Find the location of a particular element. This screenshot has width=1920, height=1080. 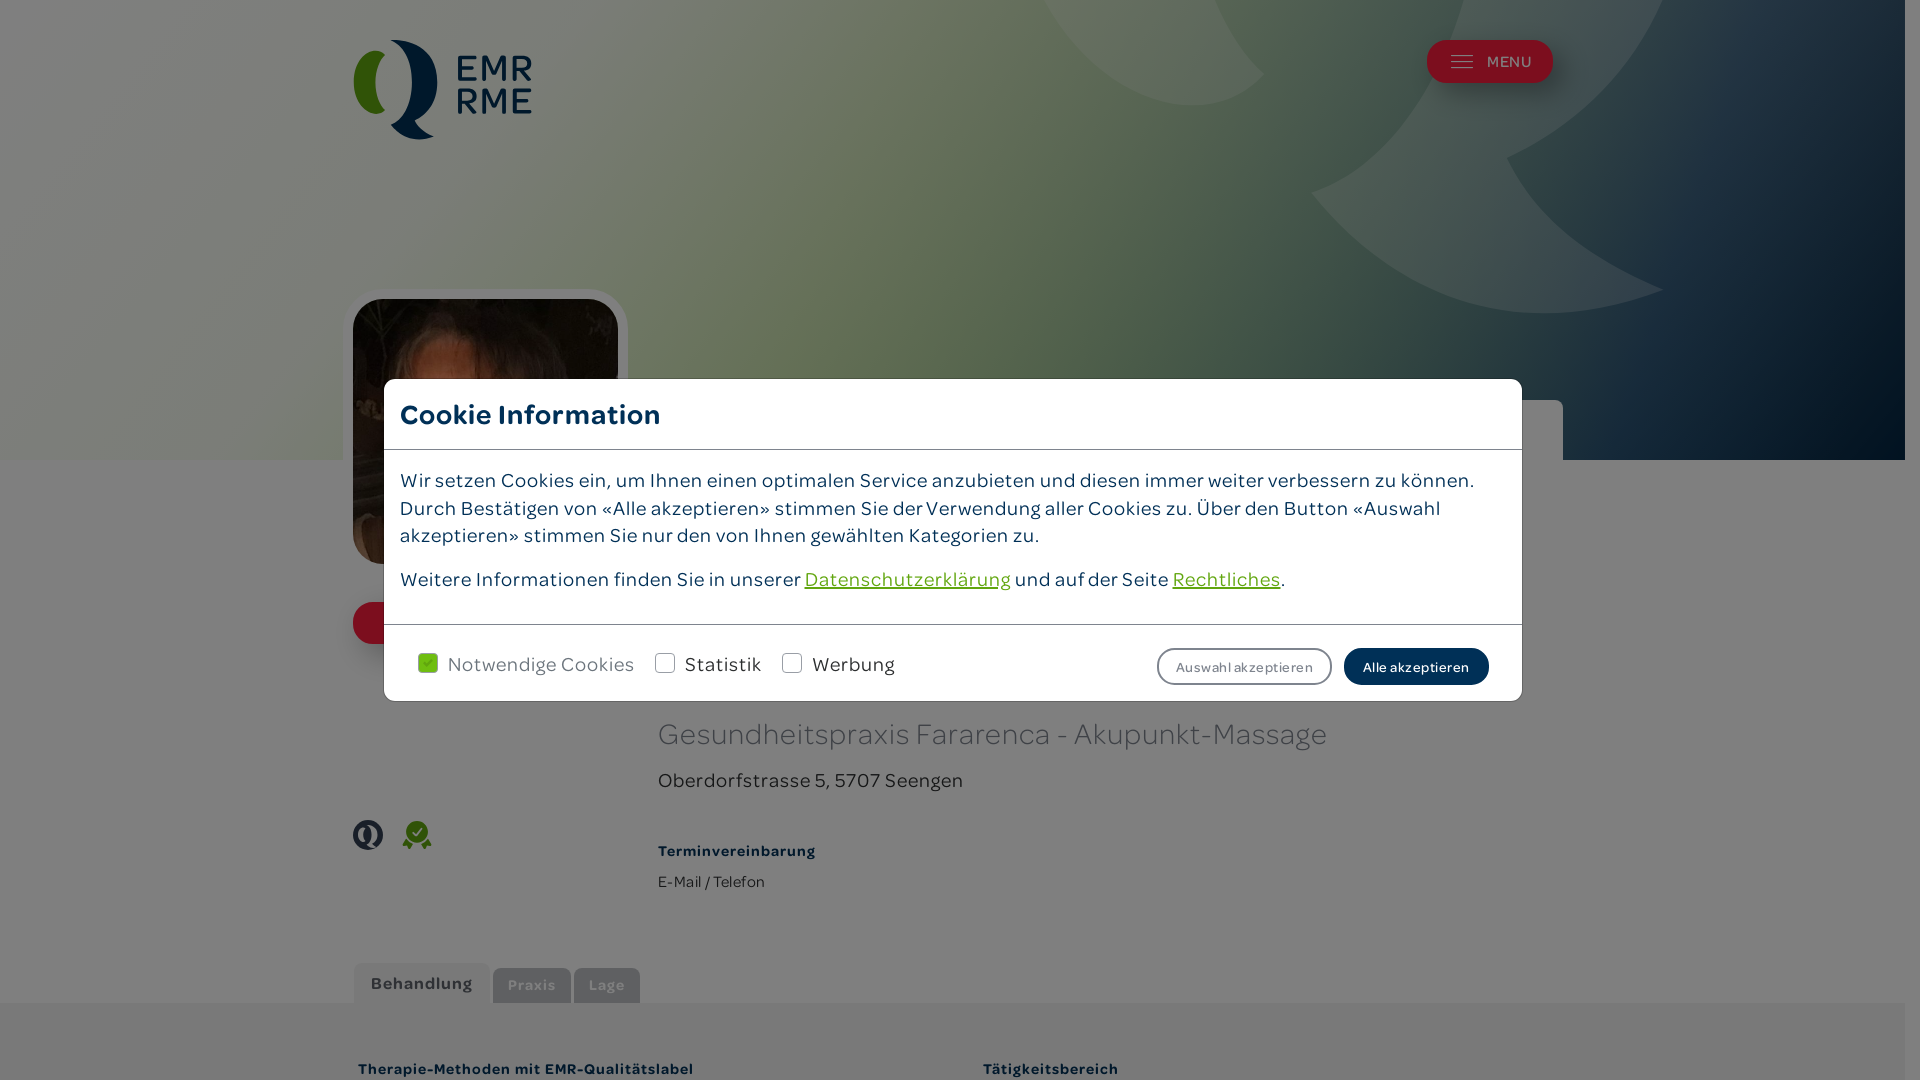

'Alle akzeptieren' is located at coordinates (1415, 666).